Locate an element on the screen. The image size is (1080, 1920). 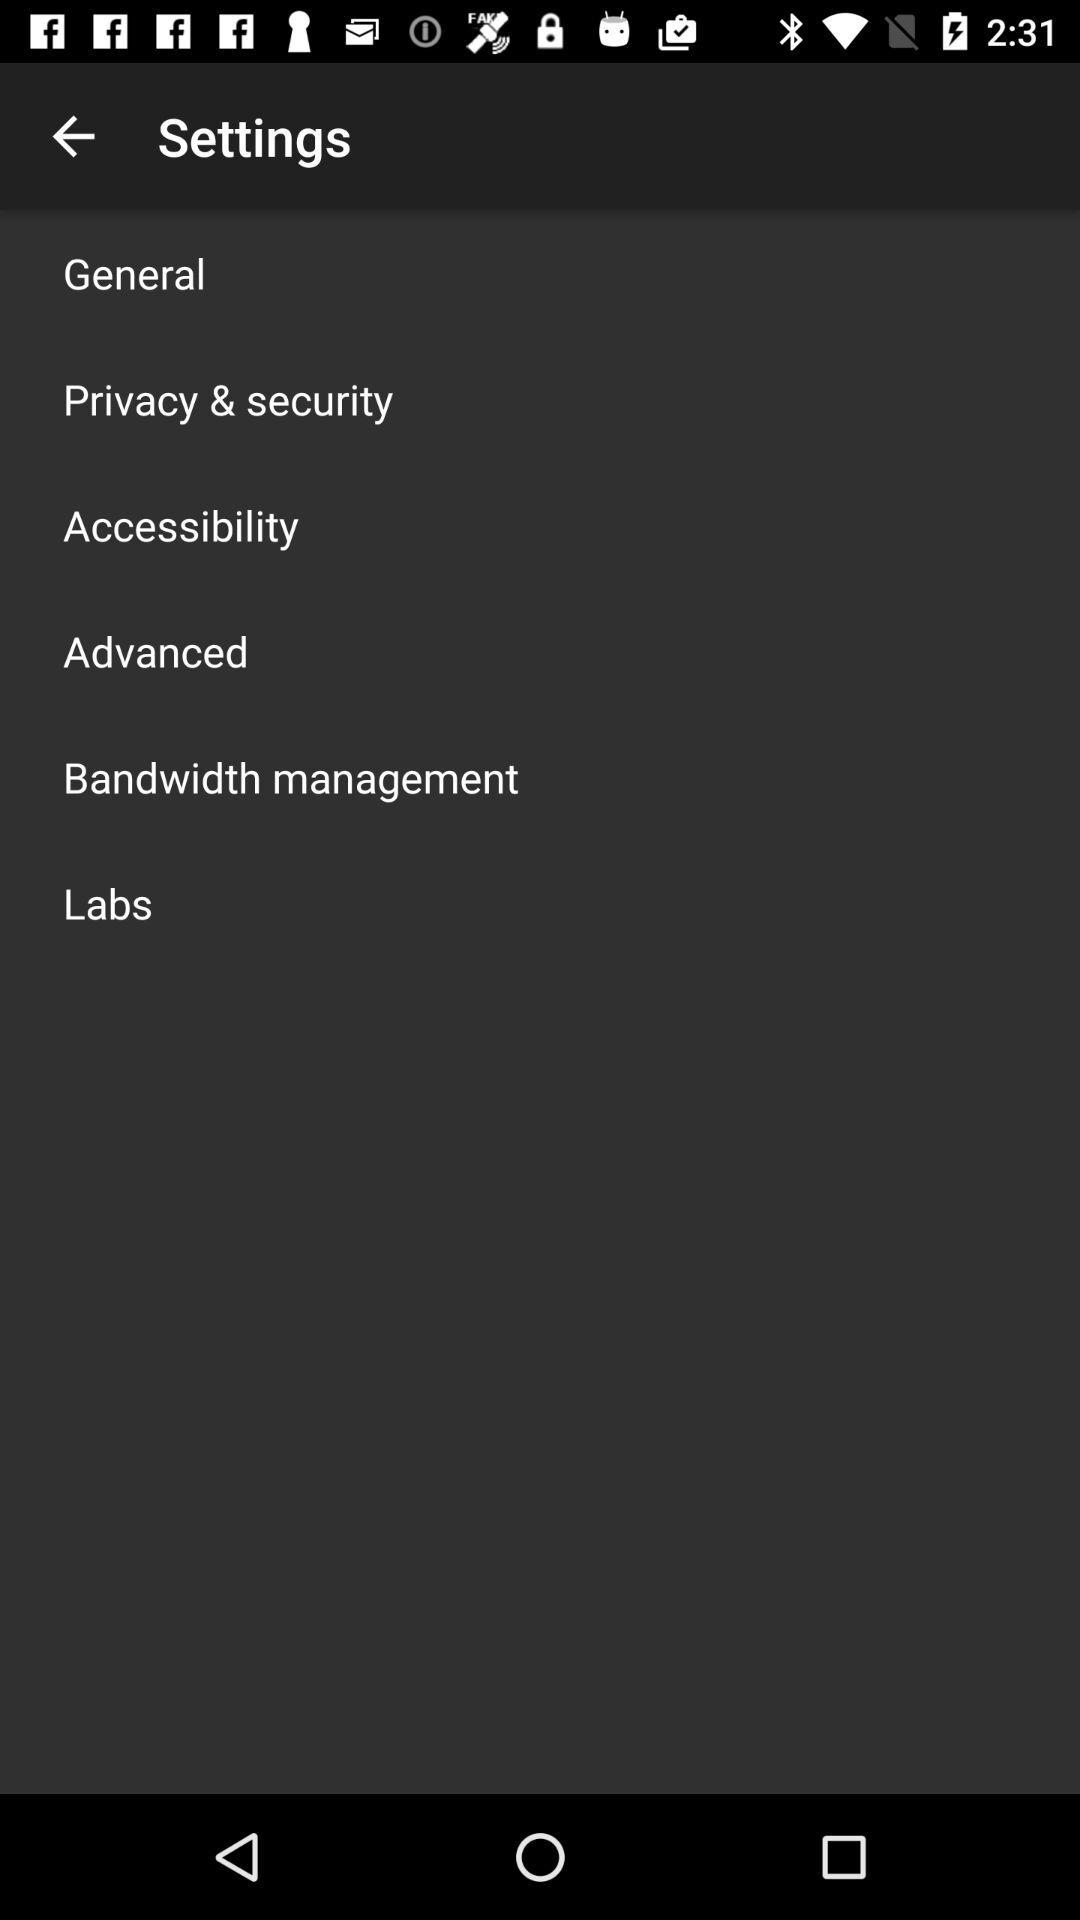
the advanced item is located at coordinates (154, 651).